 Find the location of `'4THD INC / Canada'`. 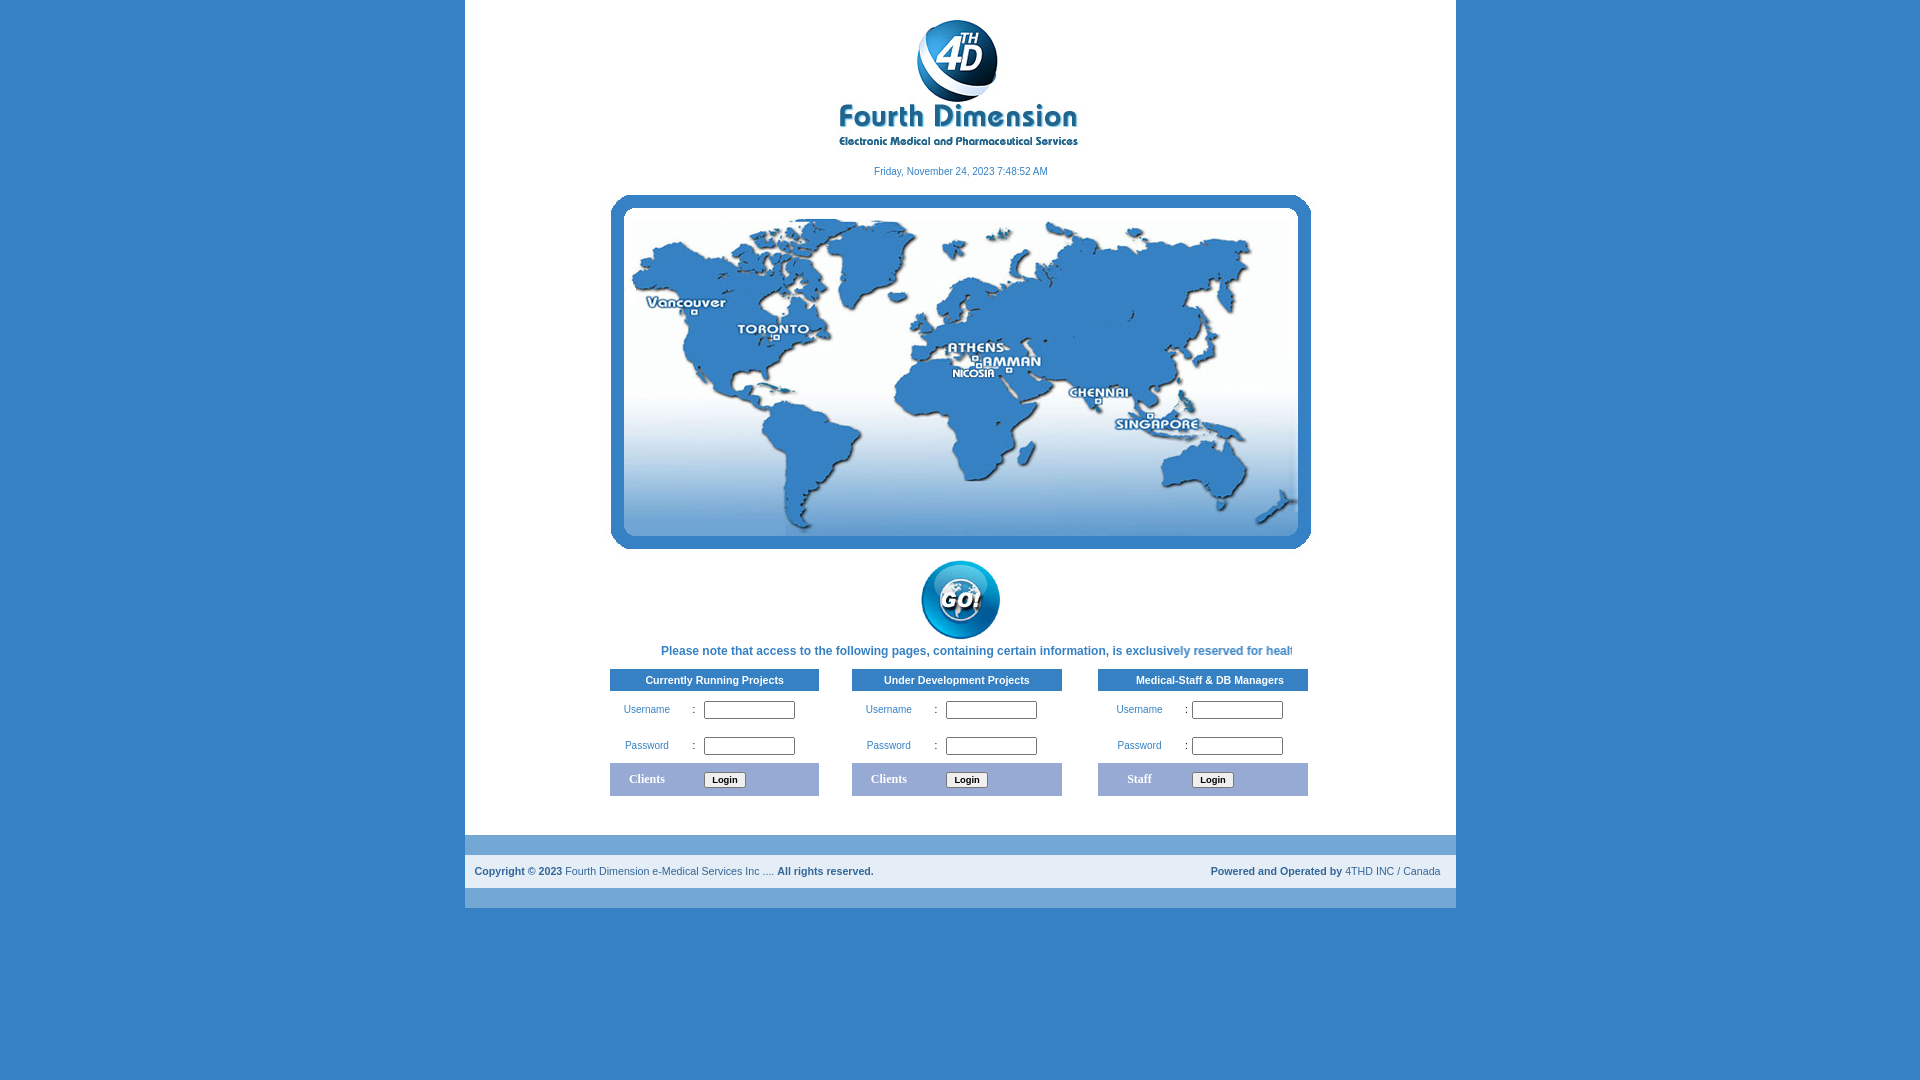

'4THD INC / Canada' is located at coordinates (1391, 868).